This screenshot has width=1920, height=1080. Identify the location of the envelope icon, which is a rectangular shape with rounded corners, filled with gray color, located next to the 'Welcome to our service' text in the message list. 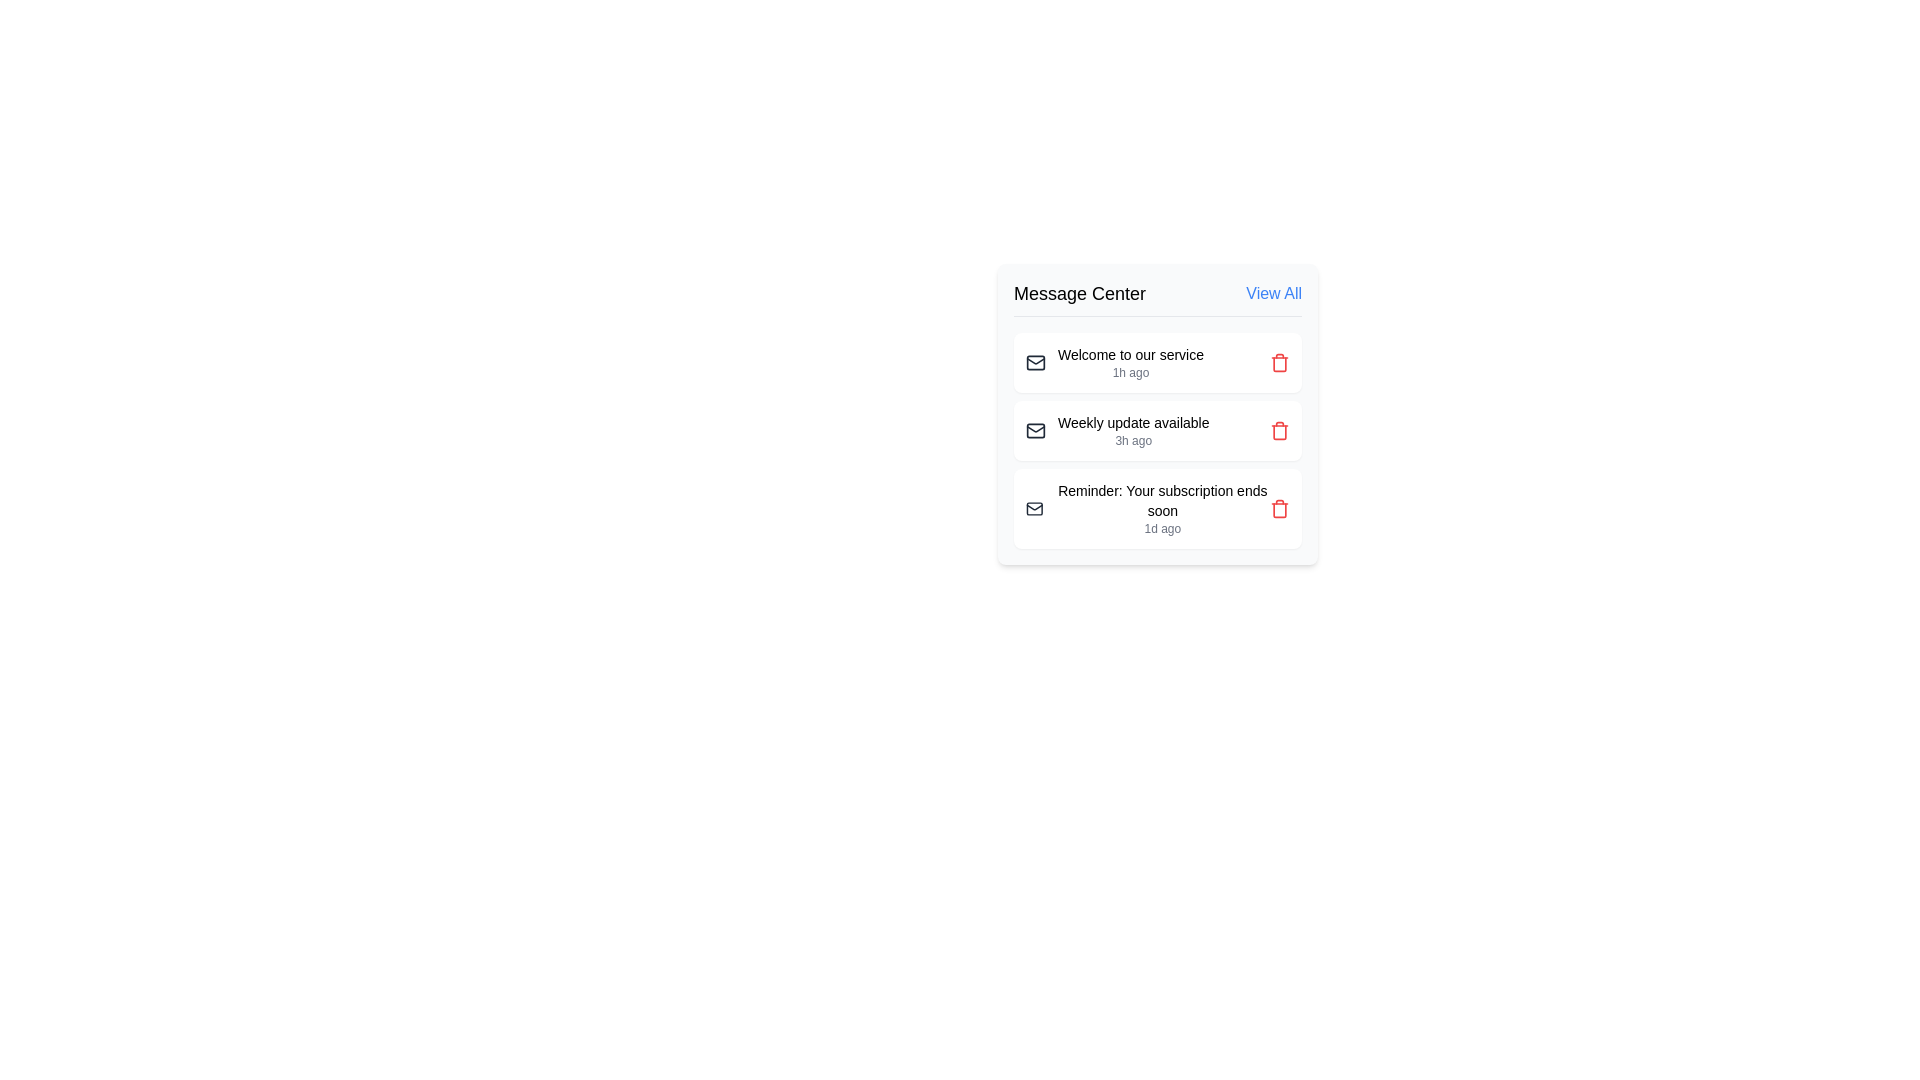
(1036, 362).